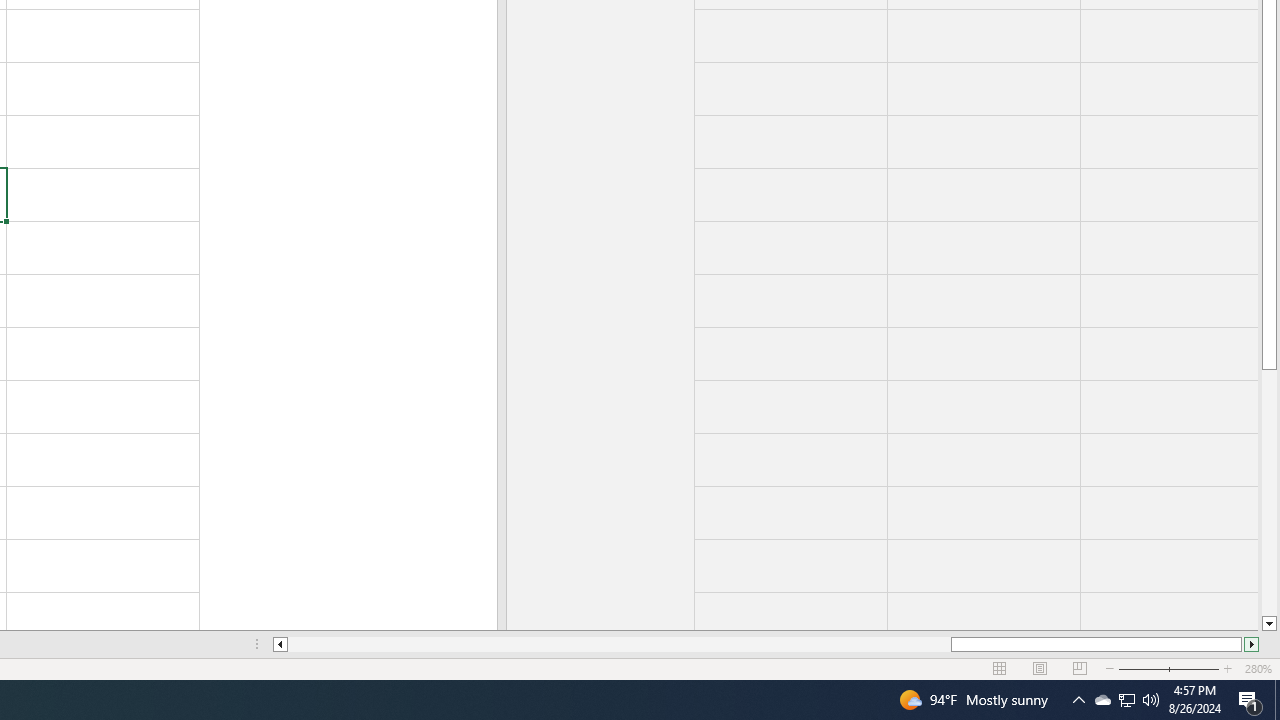  Describe the element at coordinates (1226, 669) in the screenshot. I see `'Zoom In'` at that location.